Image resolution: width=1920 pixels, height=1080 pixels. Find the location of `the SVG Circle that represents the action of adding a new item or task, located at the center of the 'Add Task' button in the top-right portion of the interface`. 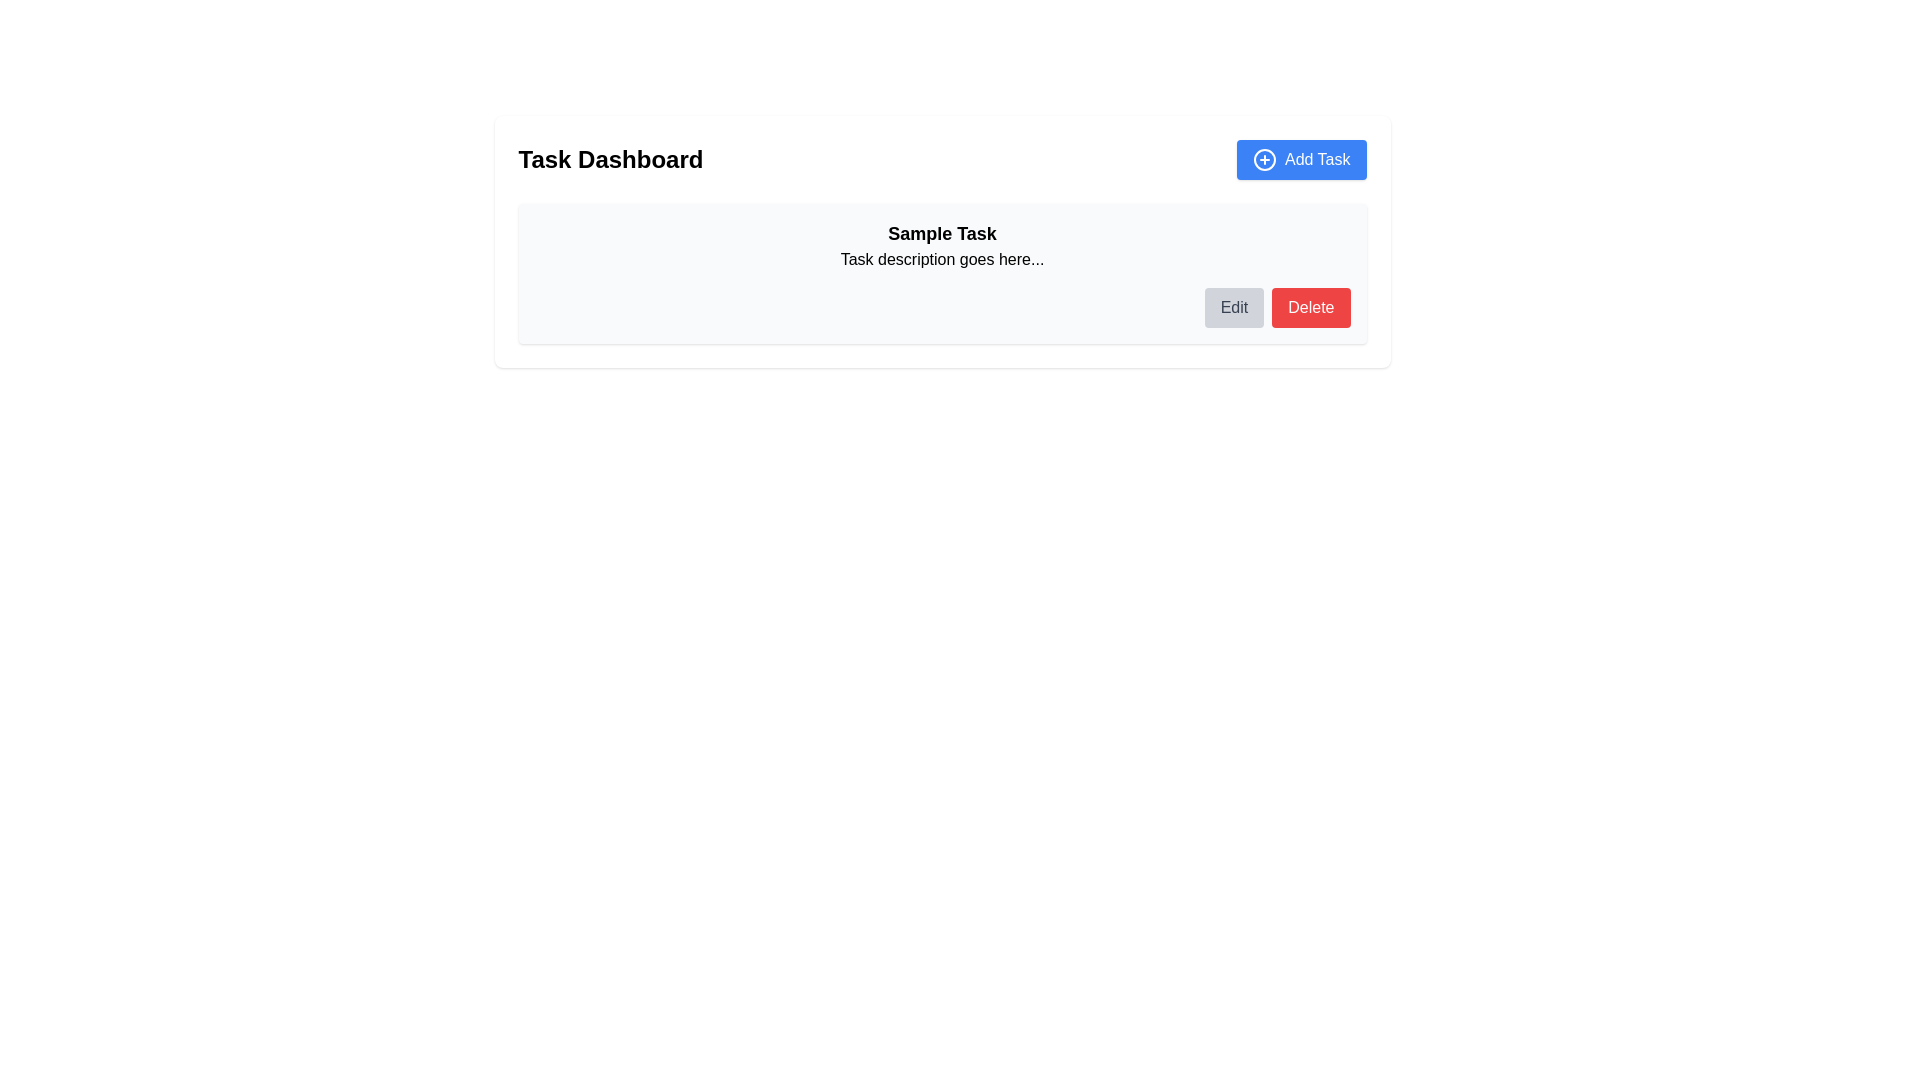

the SVG Circle that represents the action of adding a new item or task, located at the center of the 'Add Task' button in the top-right portion of the interface is located at coordinates (1263, 158).